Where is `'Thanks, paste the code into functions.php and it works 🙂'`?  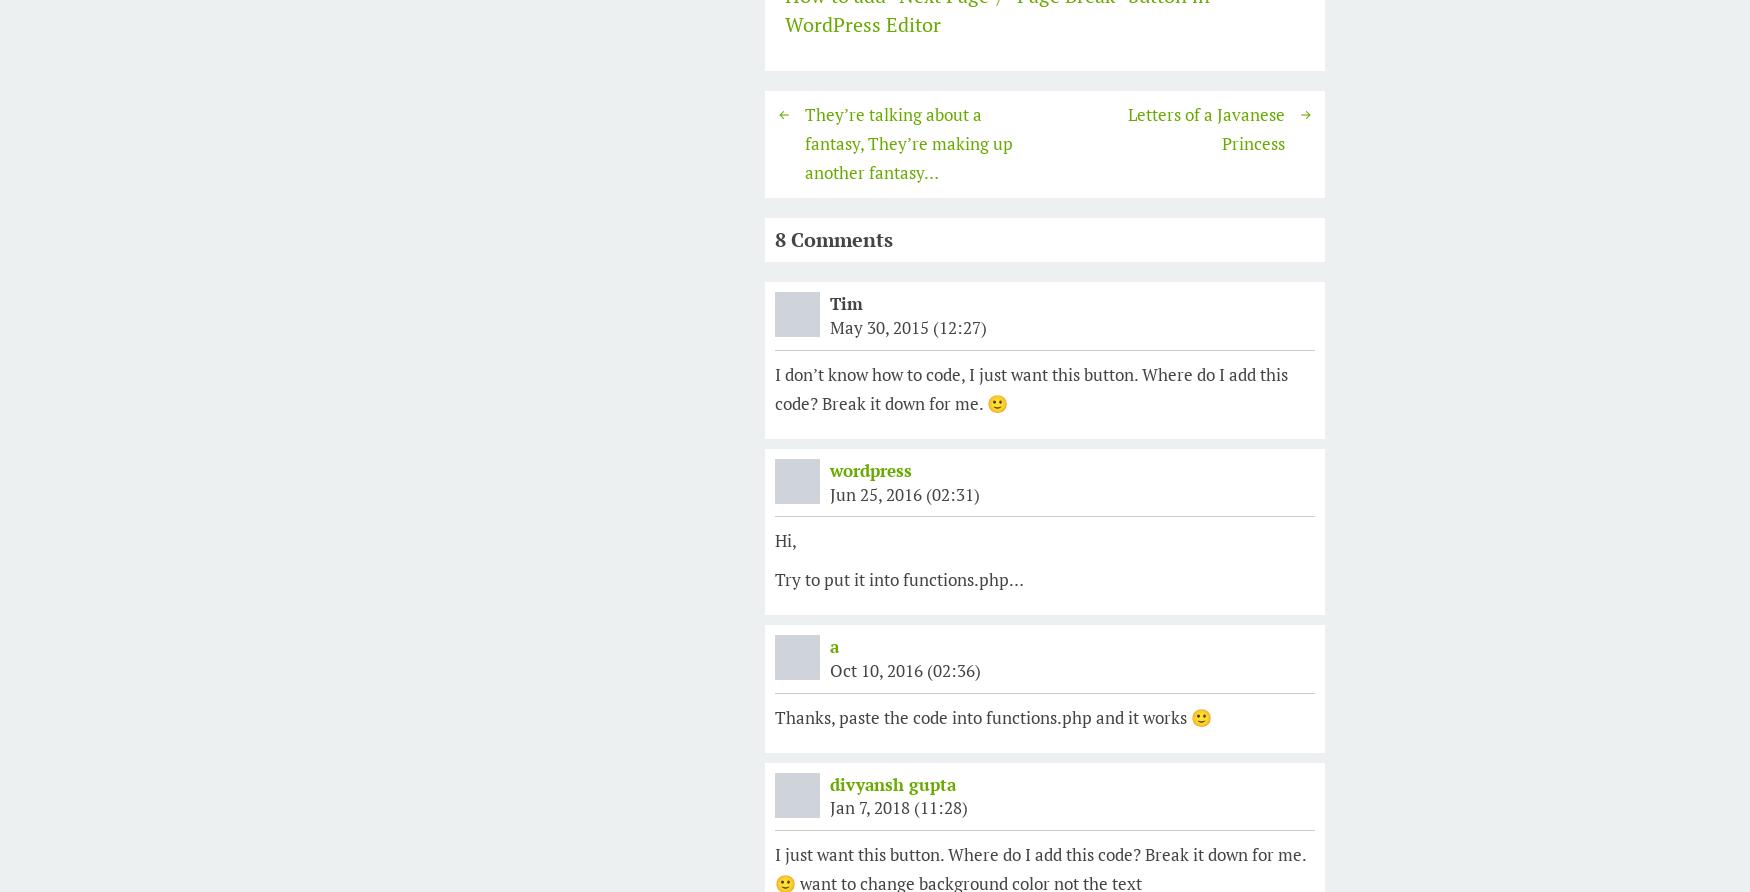
'Thanks, paste the code into functions.php and it works 🙂' is located at coordinates (993, 716).